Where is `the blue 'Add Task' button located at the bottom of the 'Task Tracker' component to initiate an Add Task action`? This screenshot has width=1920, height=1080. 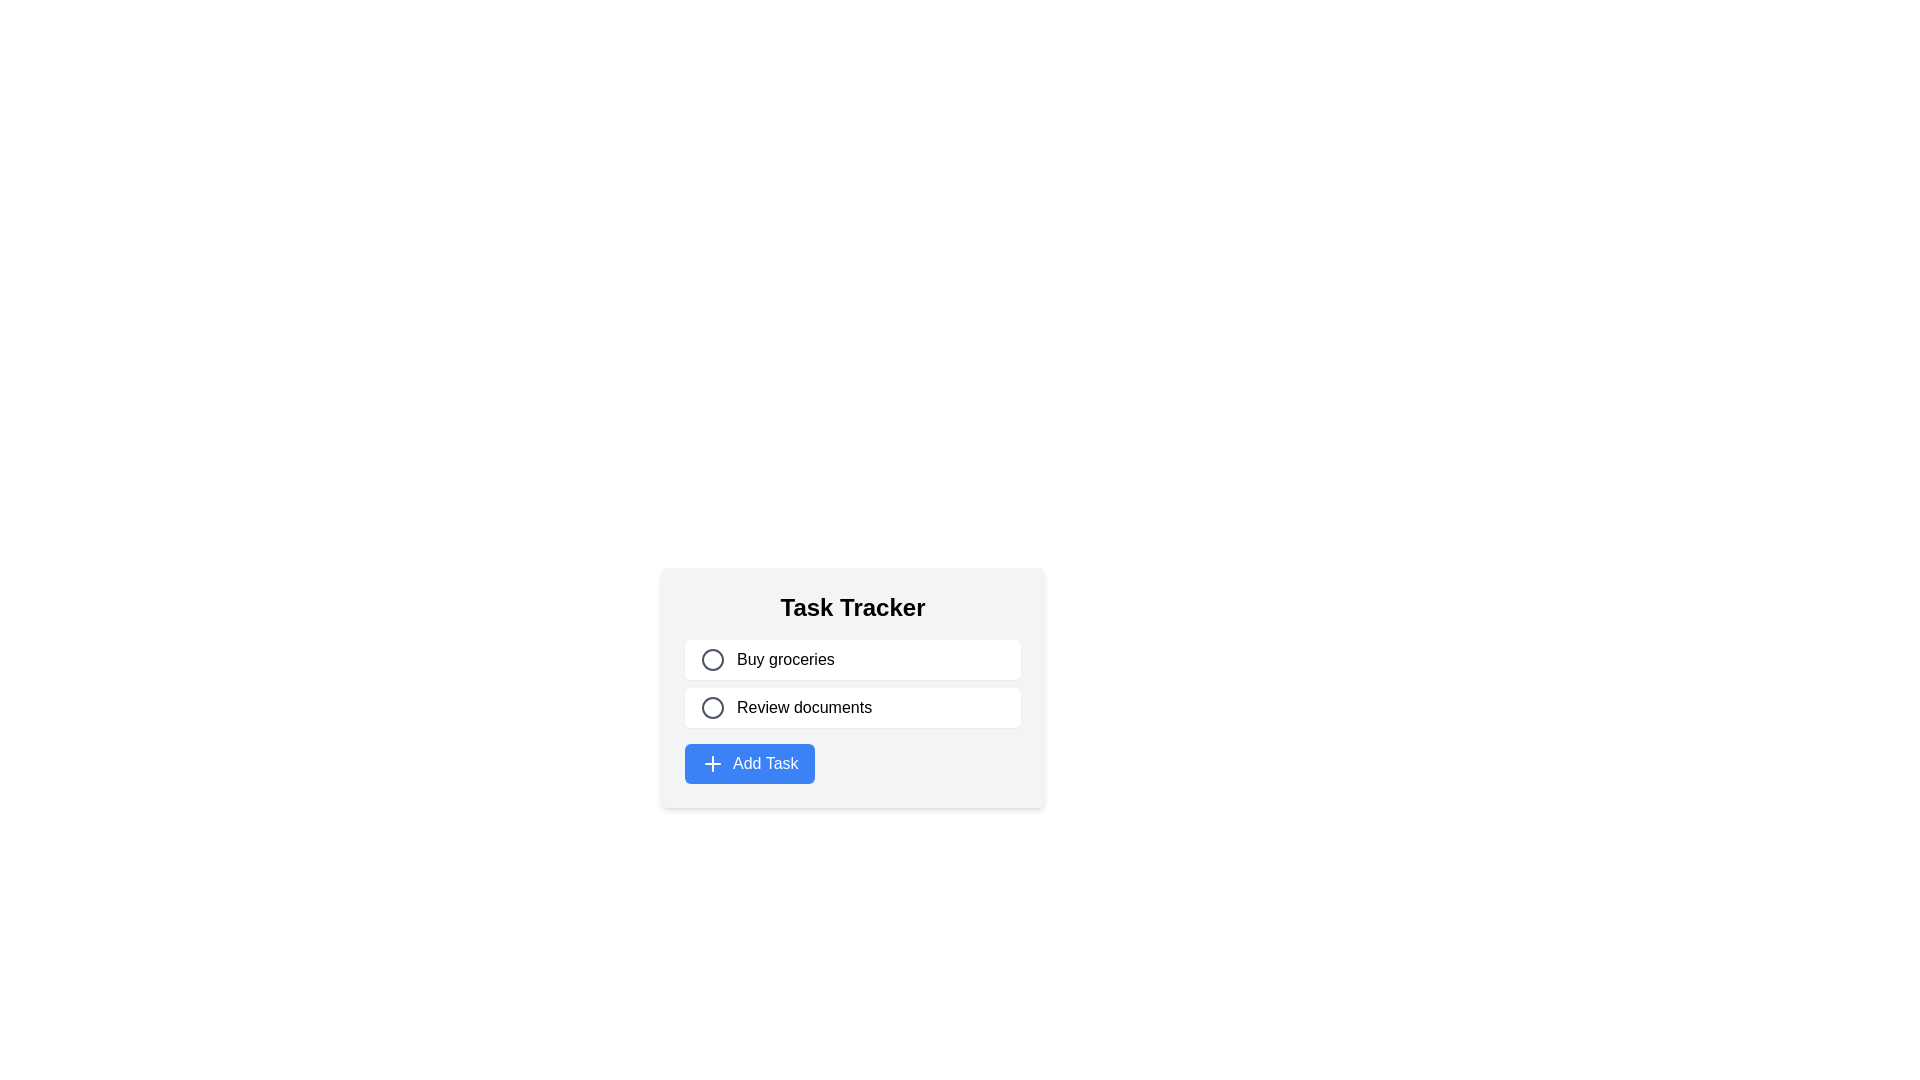
the blue 'Add Task' button located at the bottom of the 'Task Tracker' component to initiate an Add Task action is located at coordinates (748, 763).